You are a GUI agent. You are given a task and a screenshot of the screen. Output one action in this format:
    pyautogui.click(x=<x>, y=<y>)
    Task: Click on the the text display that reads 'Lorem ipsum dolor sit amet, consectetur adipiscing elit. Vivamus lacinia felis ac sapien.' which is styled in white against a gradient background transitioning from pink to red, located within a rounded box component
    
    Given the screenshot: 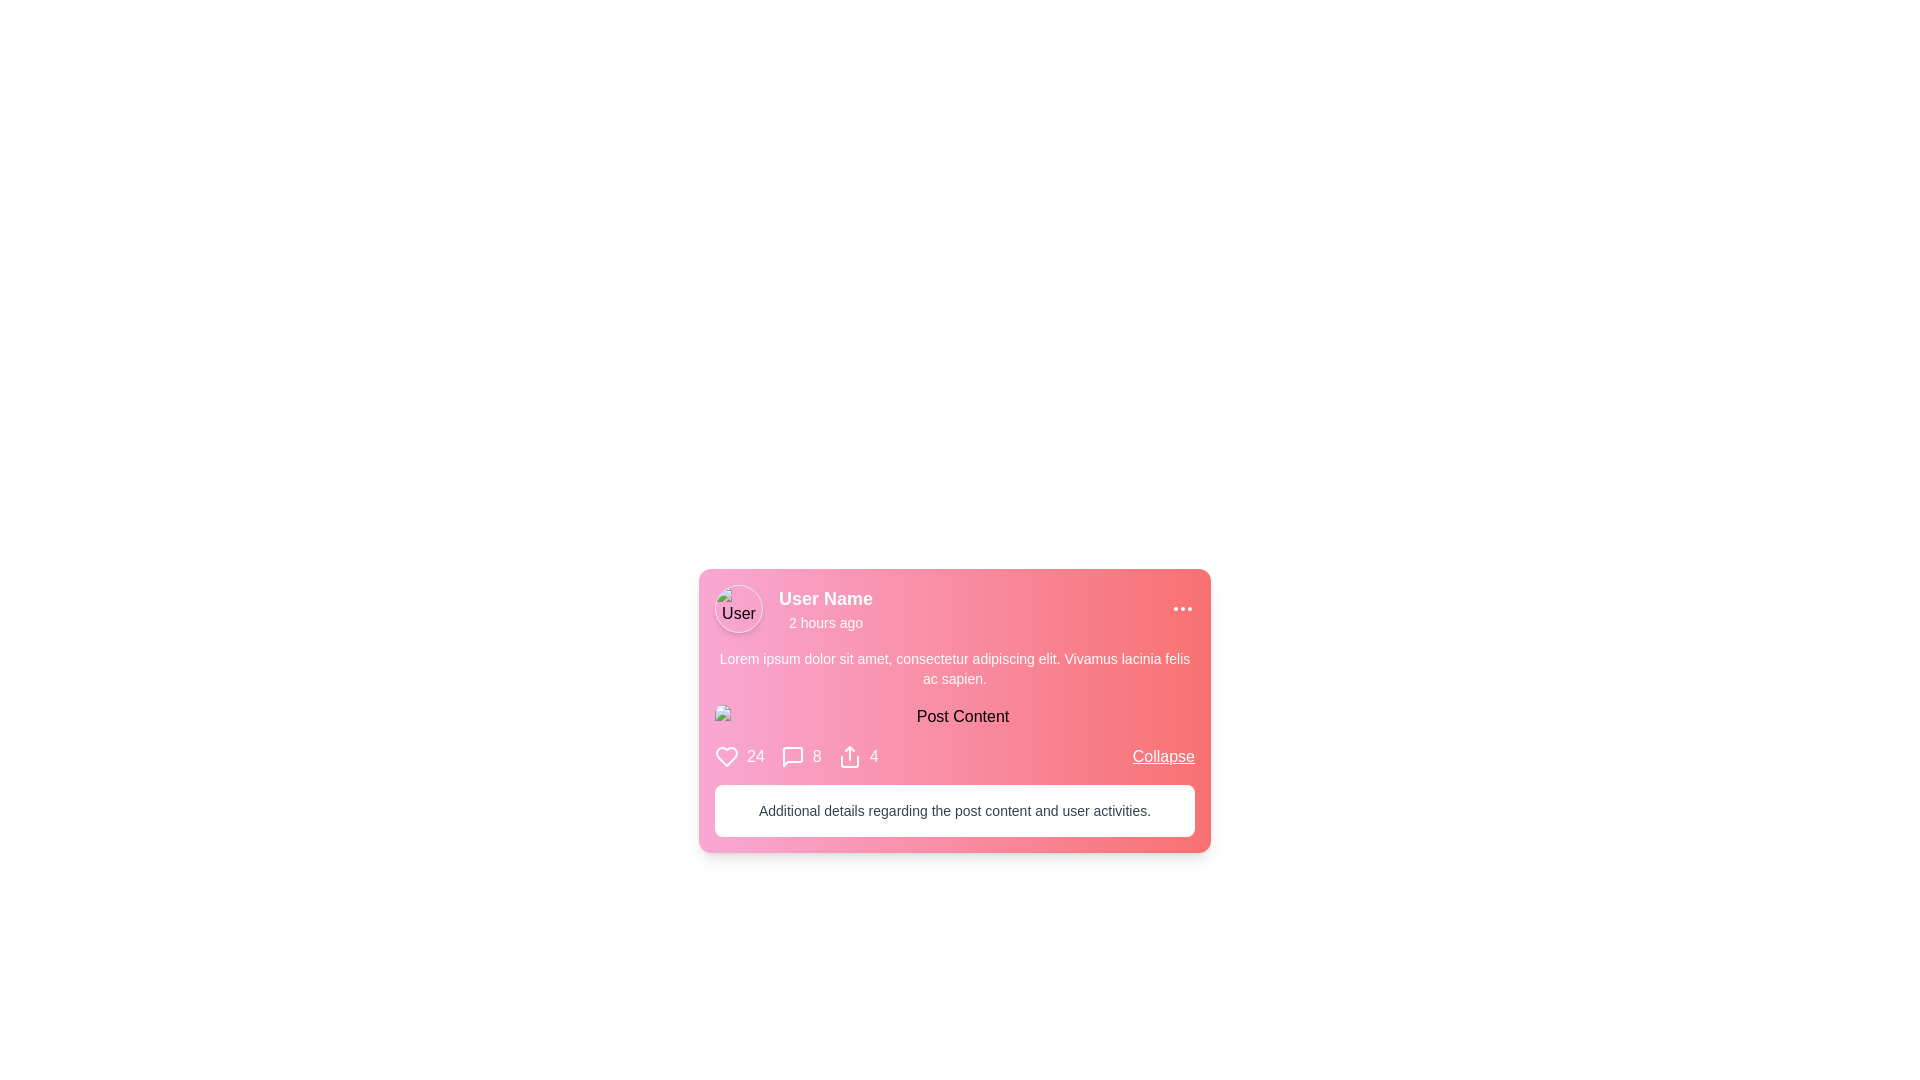 What is the action you would take?
    pyautogui.click(x=954, y=668)
    